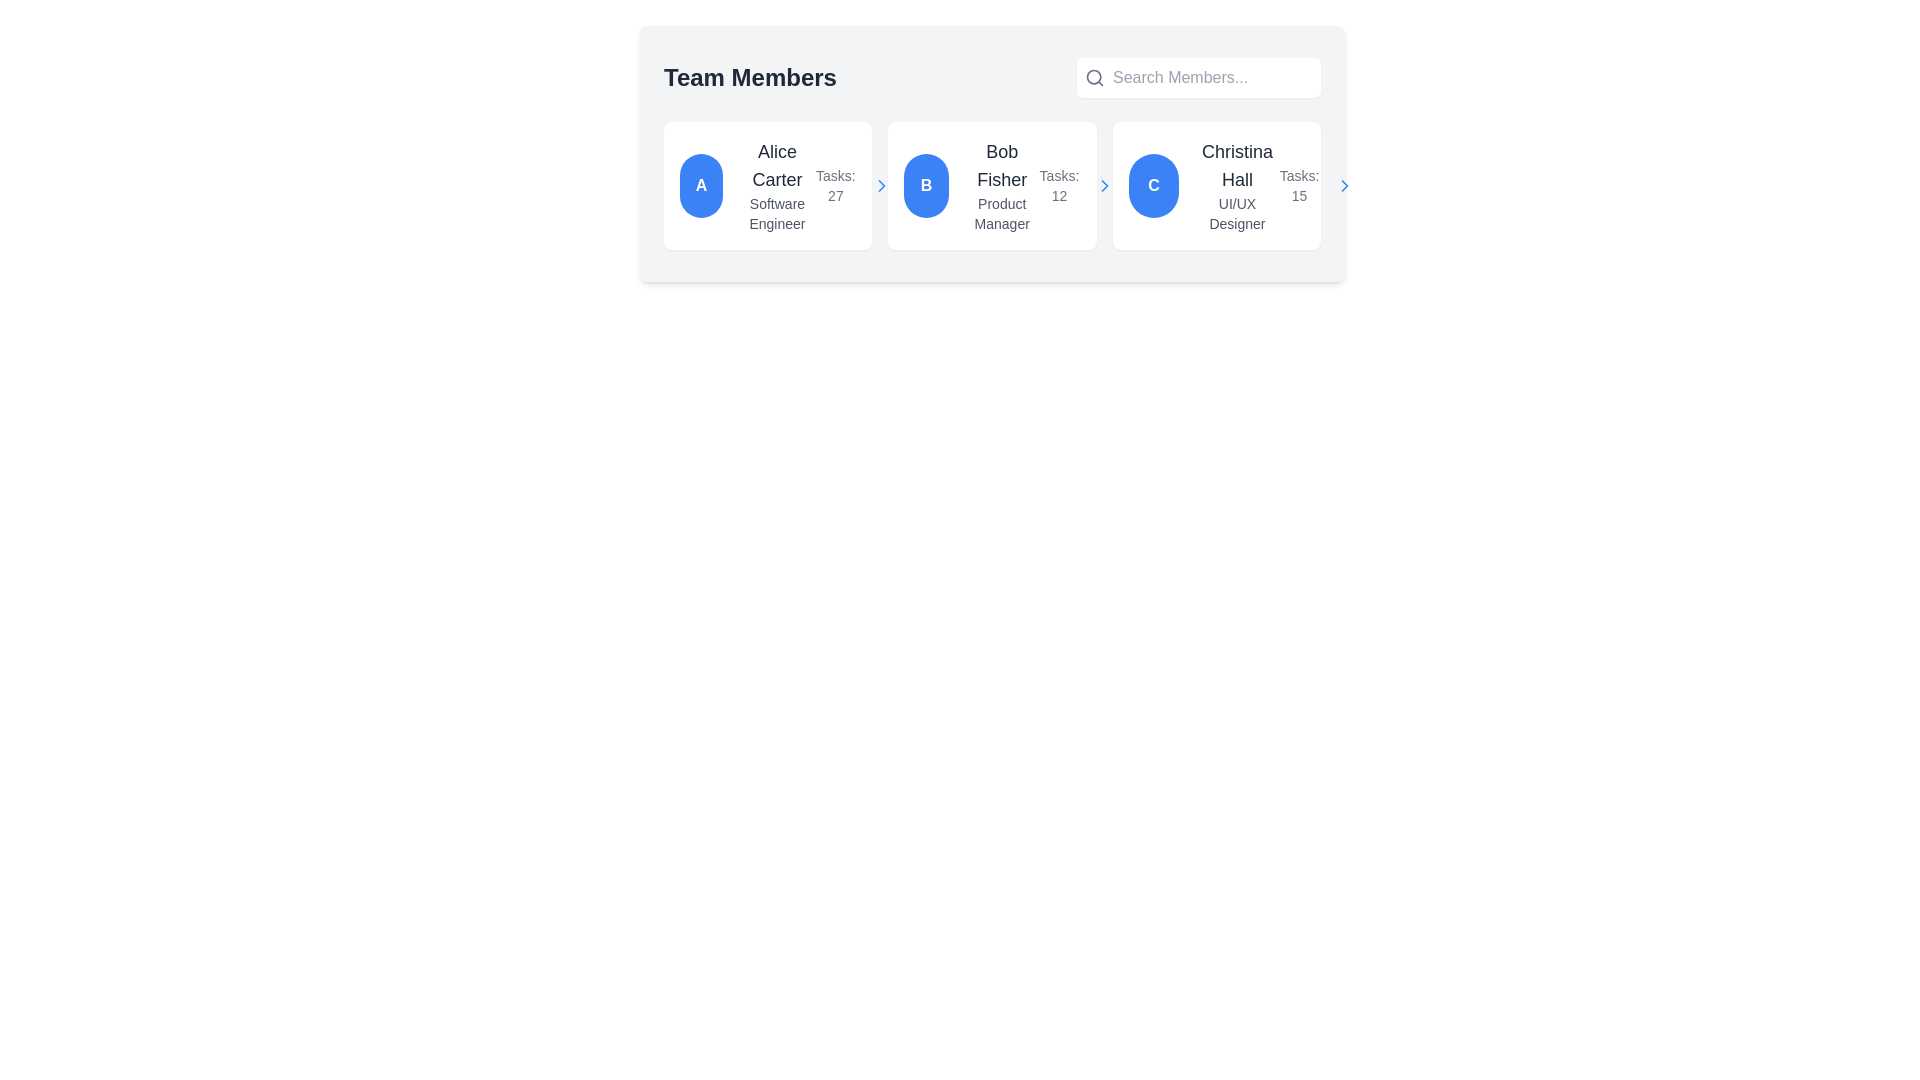  Describe the element at coordinates (1002, 185) in the screenshot. I see `displayed text of the textual display block showcasing structured information for 'Bob Fisher', Product Manager, located within the second card labeled 'B'` at that location.